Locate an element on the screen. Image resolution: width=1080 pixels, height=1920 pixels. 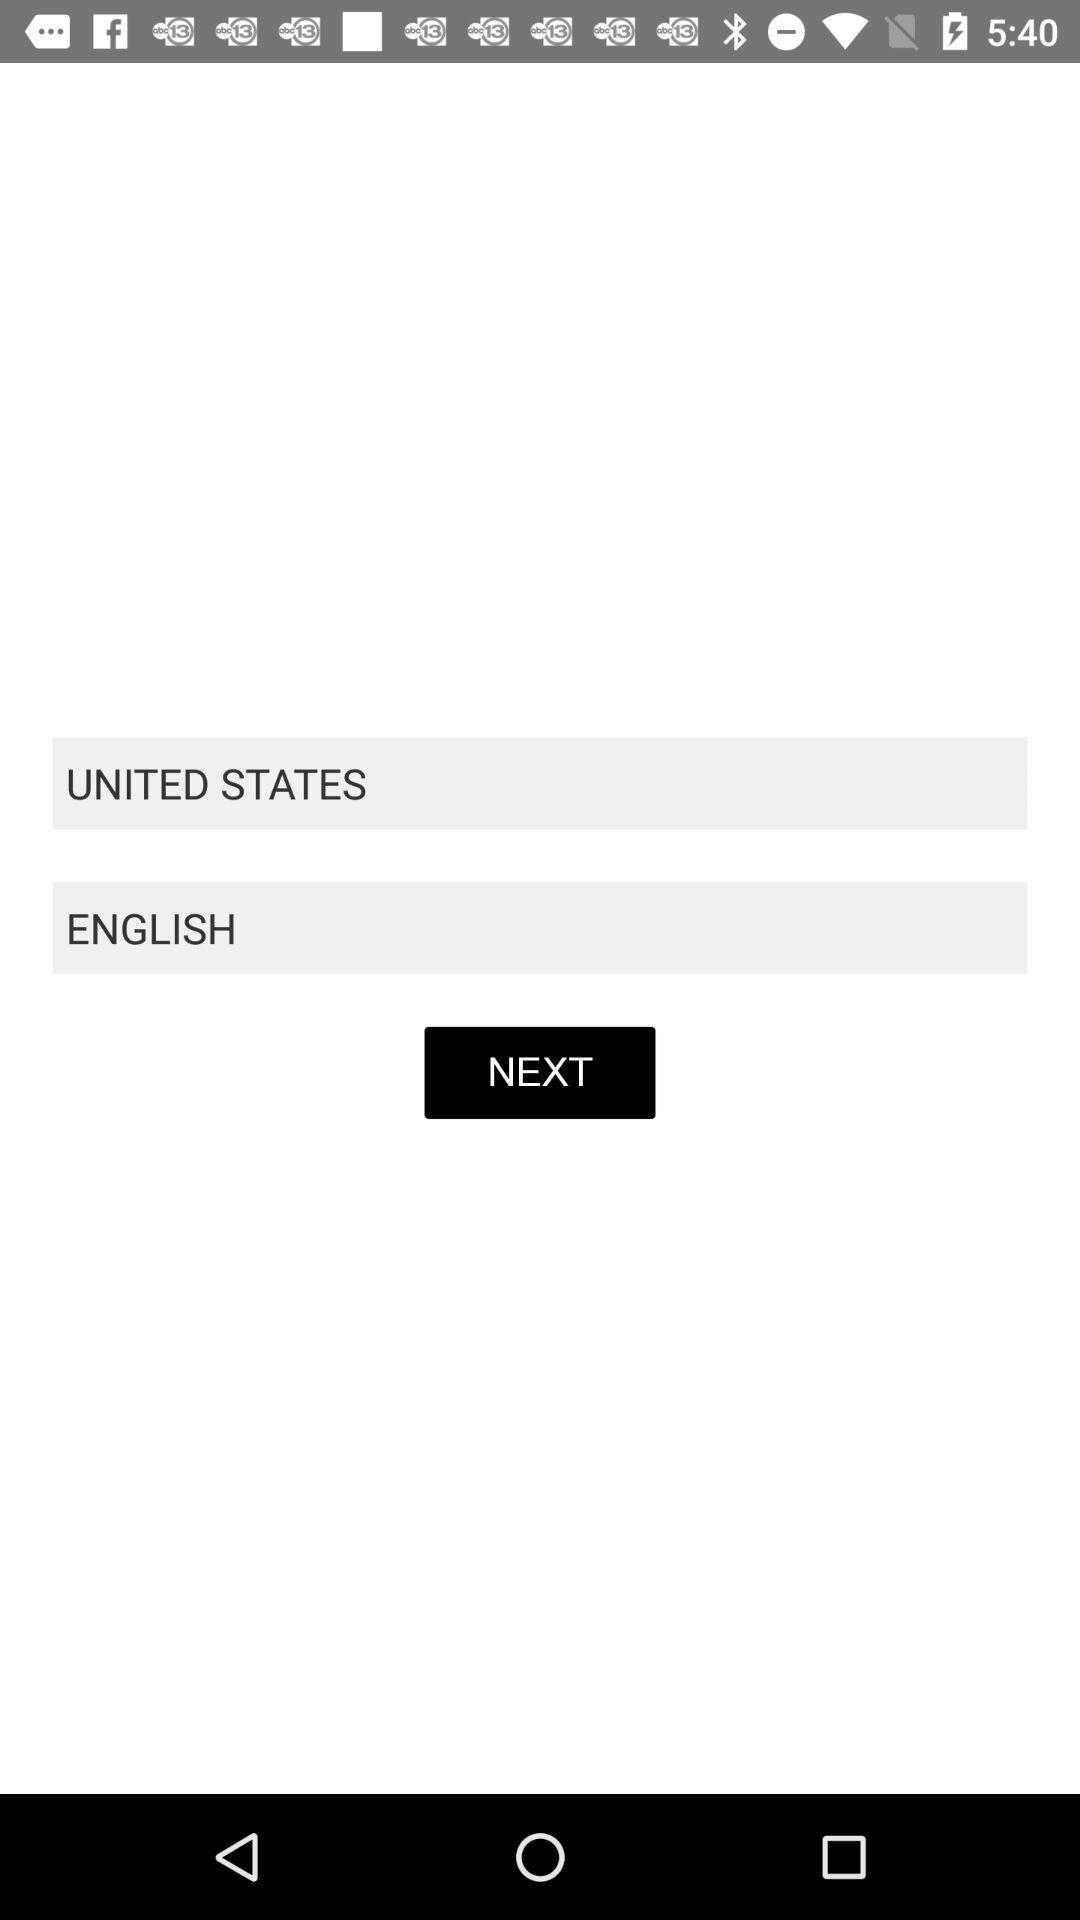
next icon is located at coordinates (540, 1071).